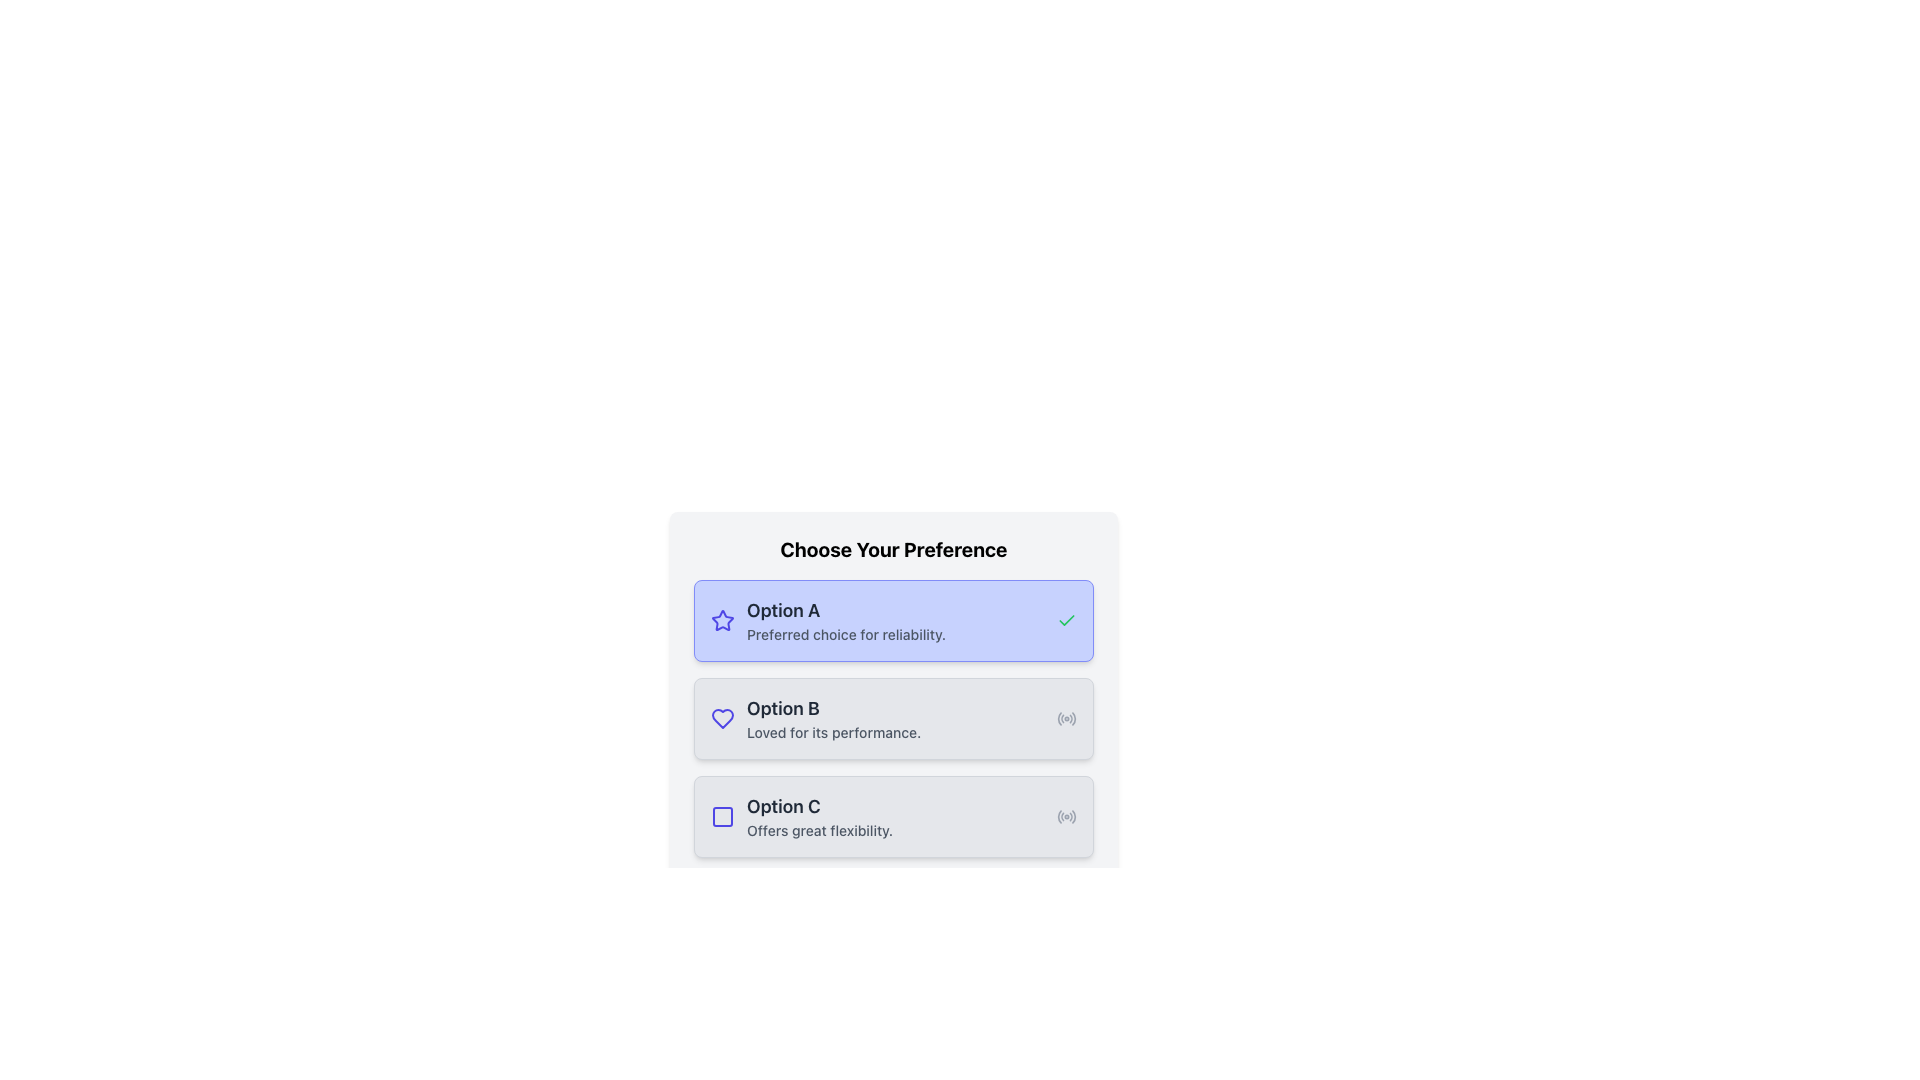  What do you see at coordinates (1058, 817) in the screenshot?
I see `the circular icon representing 'Option C' in the vertical list of options` at bounding box center [1058, 817].